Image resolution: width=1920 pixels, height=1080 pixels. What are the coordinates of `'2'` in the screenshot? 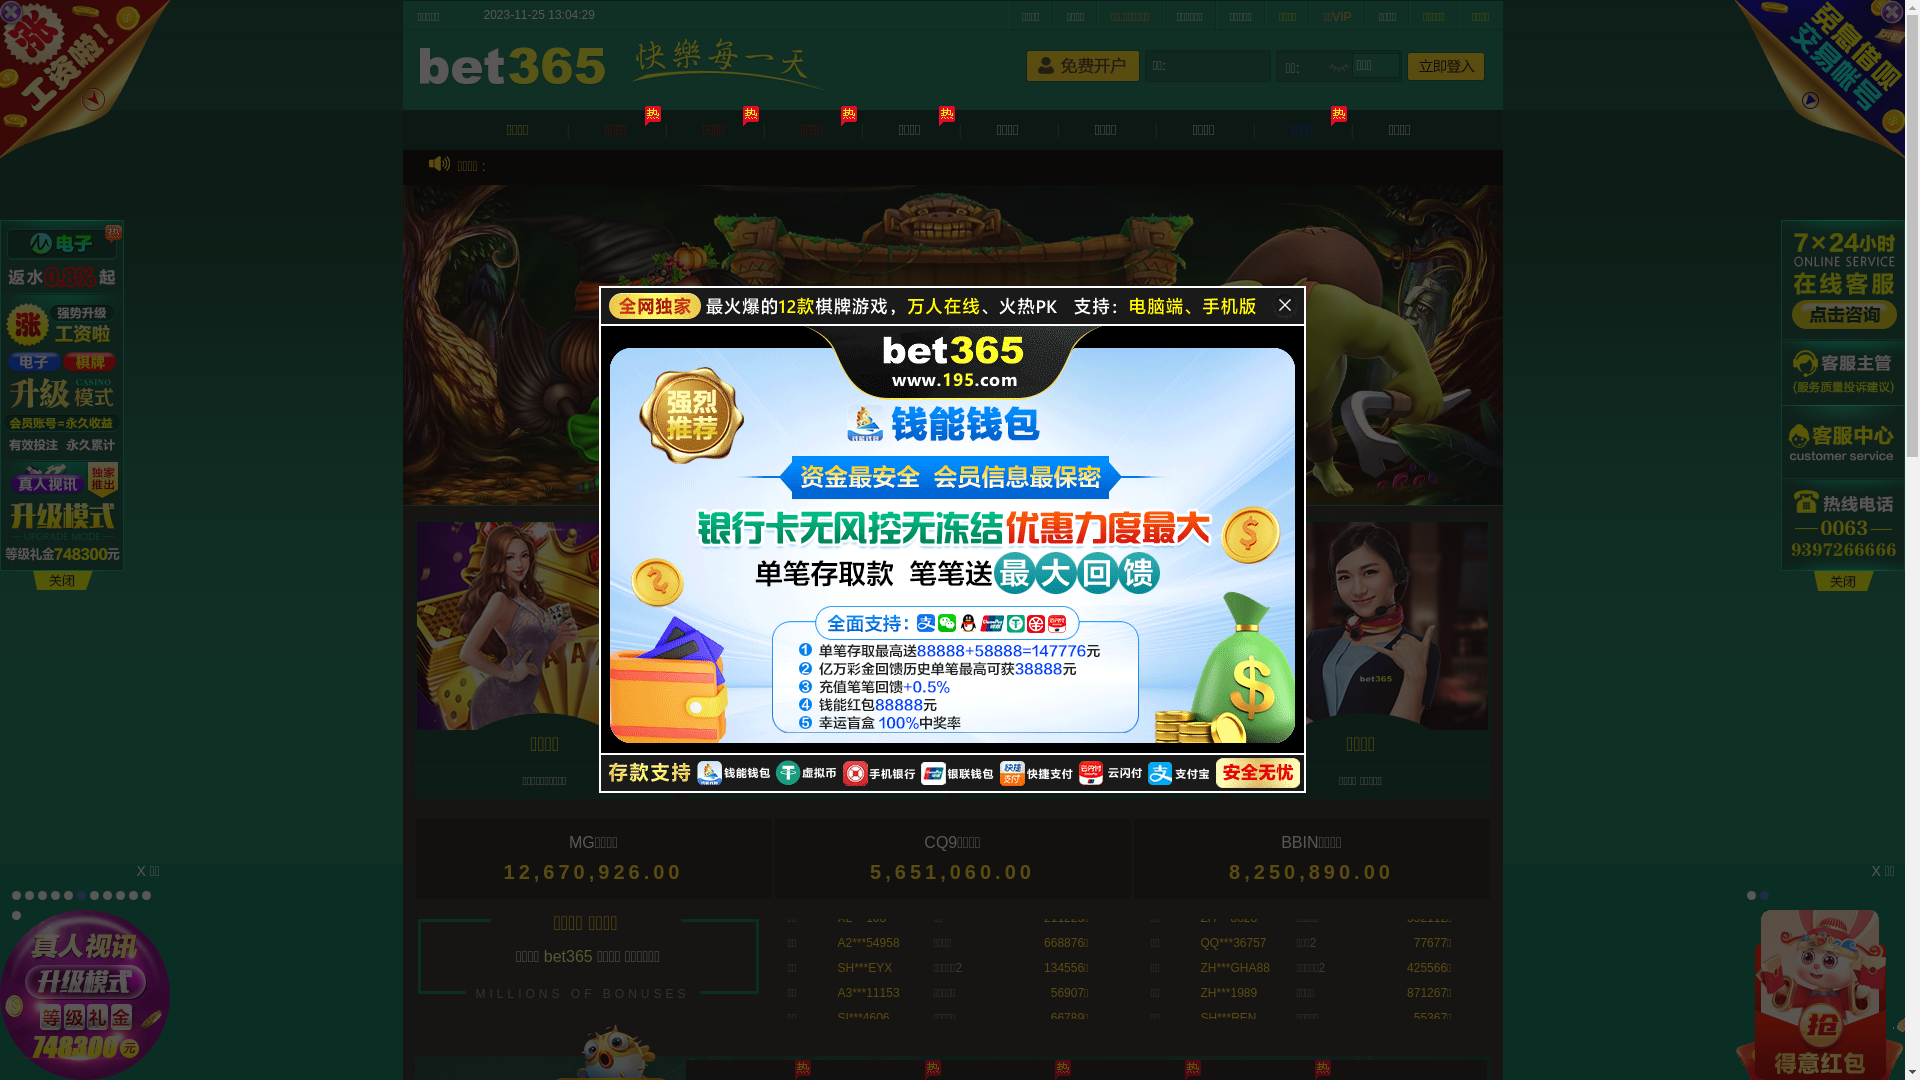 It's located at (24, 894).